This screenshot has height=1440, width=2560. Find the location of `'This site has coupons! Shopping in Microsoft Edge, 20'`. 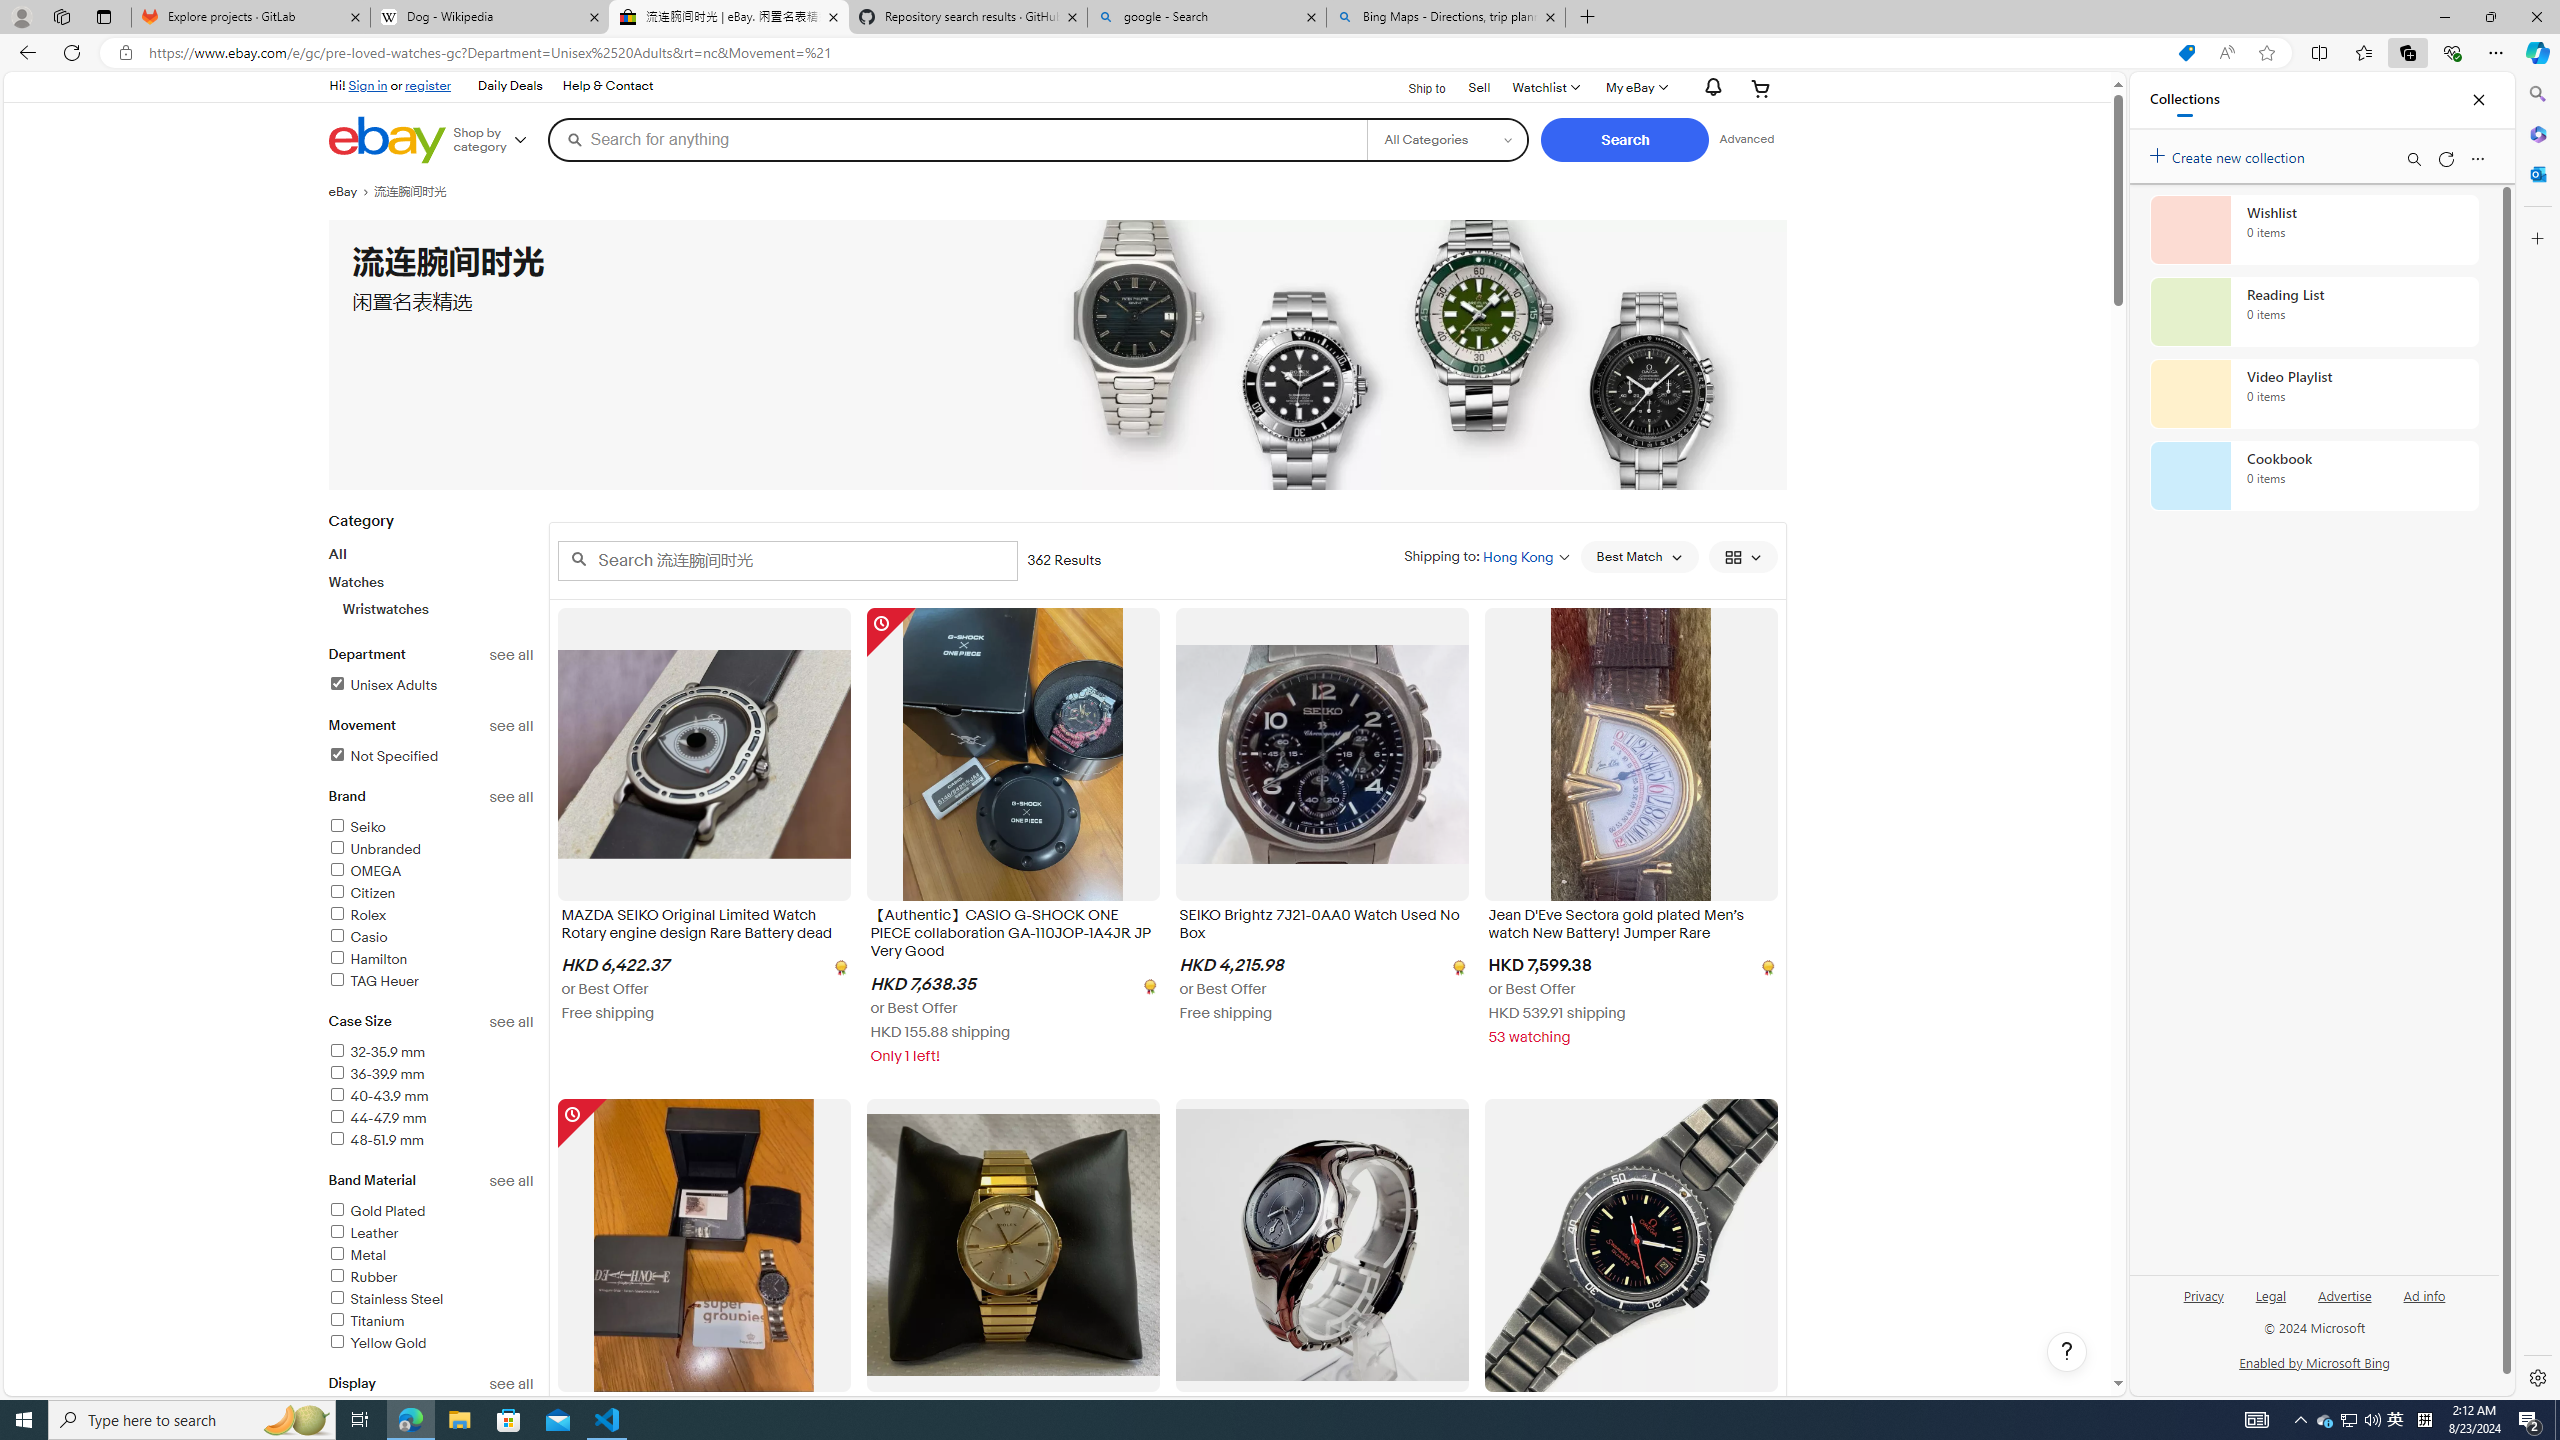

'This site has coupons! Shopping in Microsoft Edge, 20' is located at coordinates (2185, 53).